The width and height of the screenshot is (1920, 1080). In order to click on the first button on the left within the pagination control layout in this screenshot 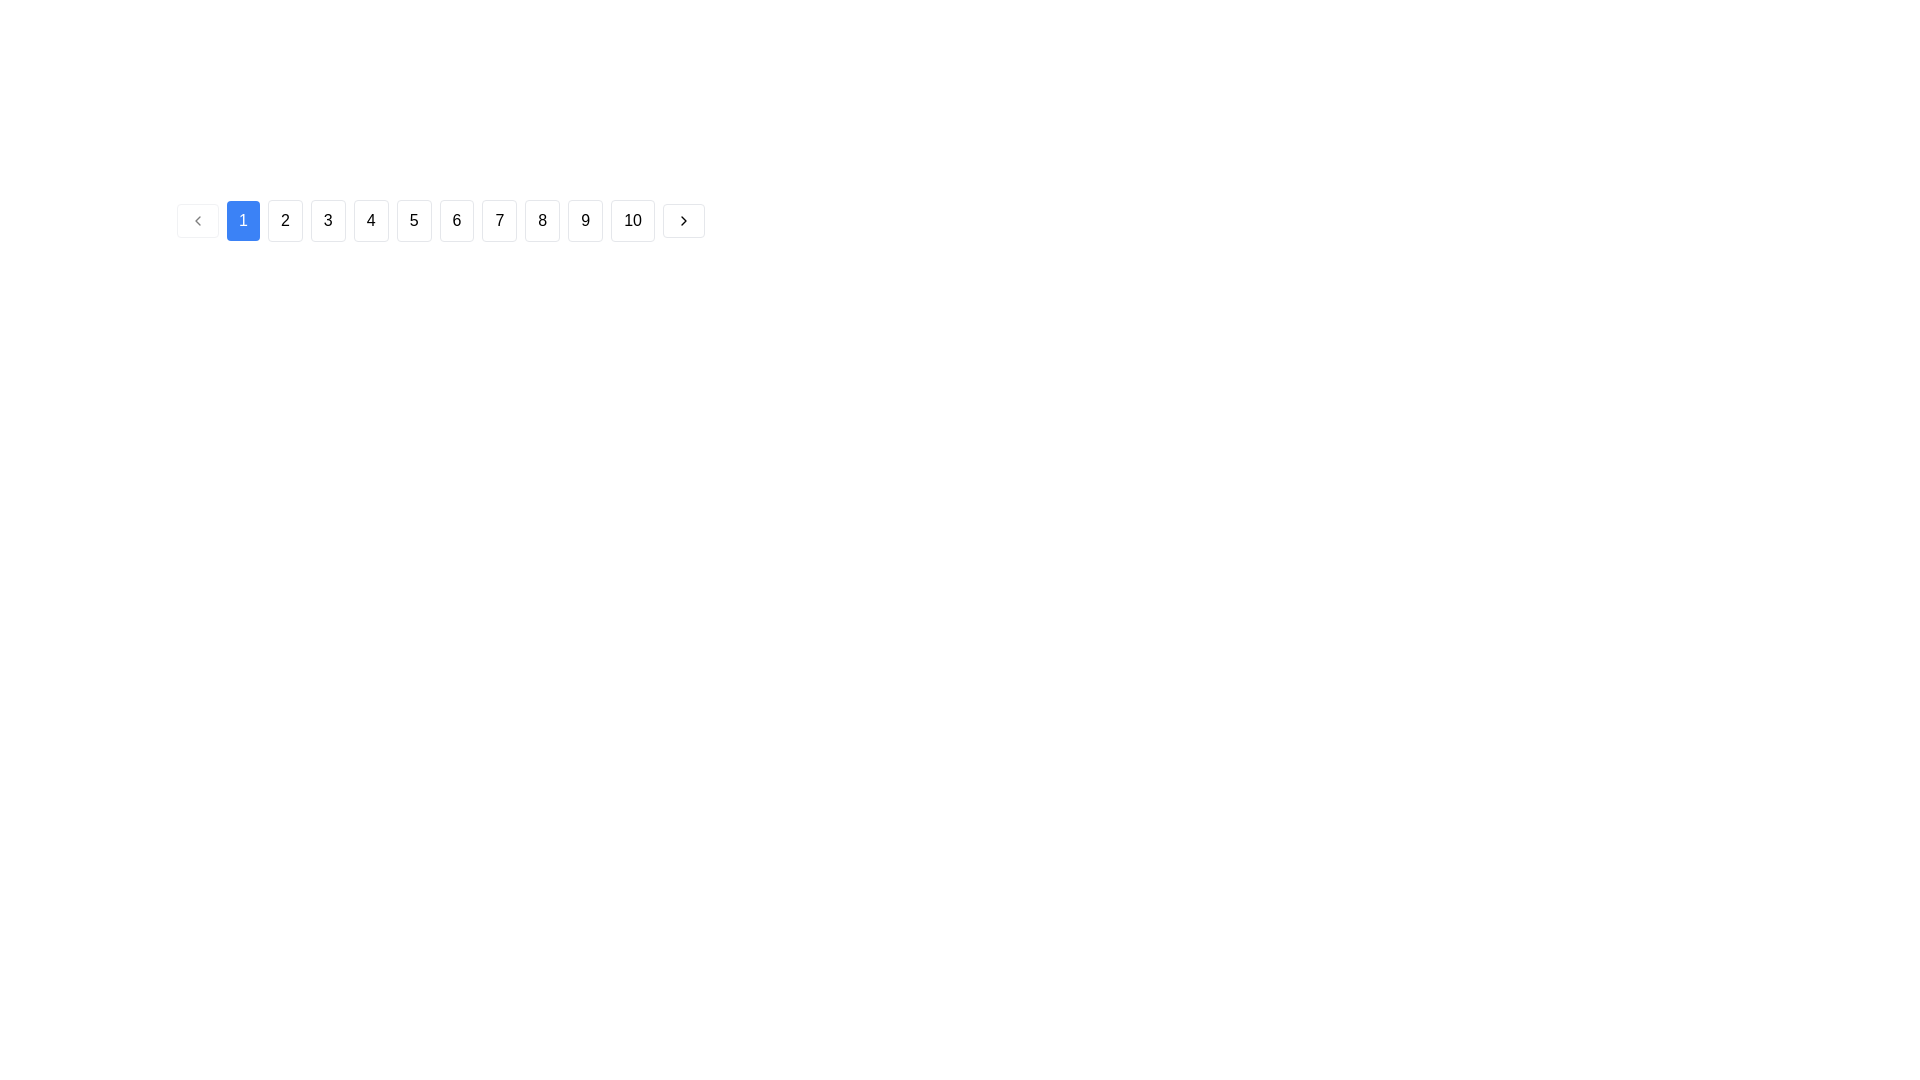, I will do `click(197, 220)`.